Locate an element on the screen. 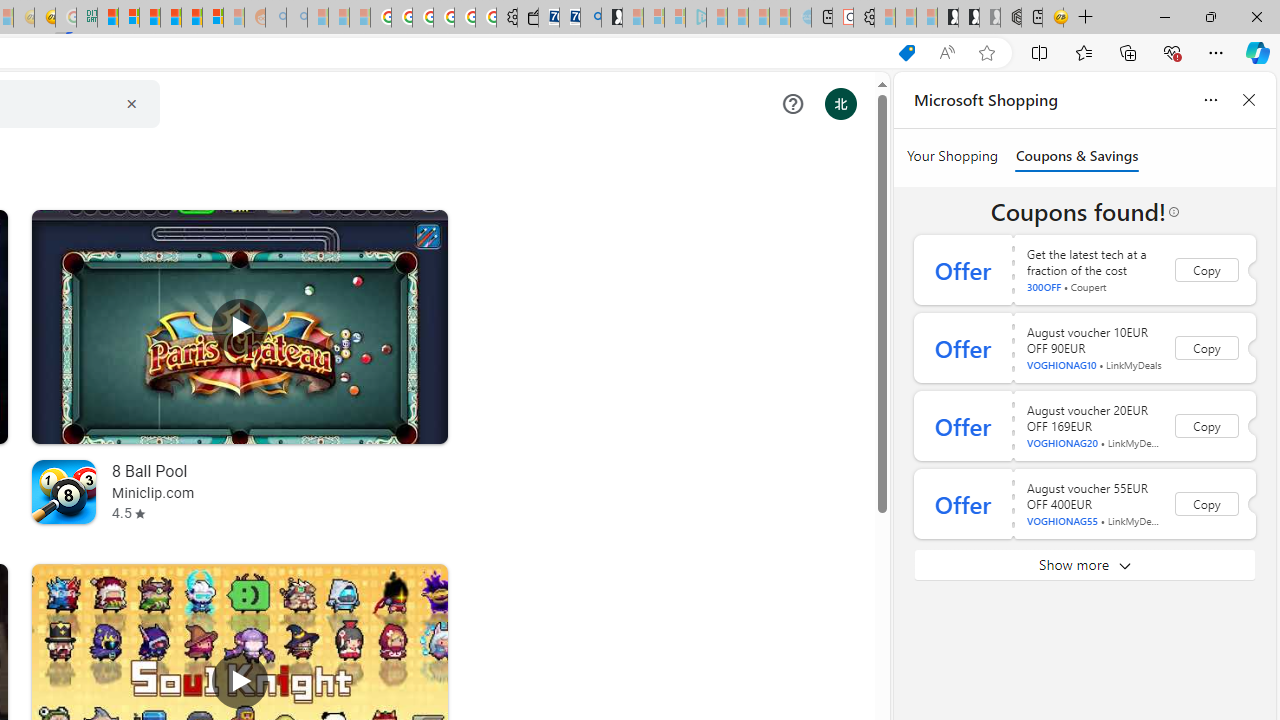 This screenshot has width=1280, height=720. 'Copilot (Ctrl+Shift+.)' is located at coordinates (1257, 51).